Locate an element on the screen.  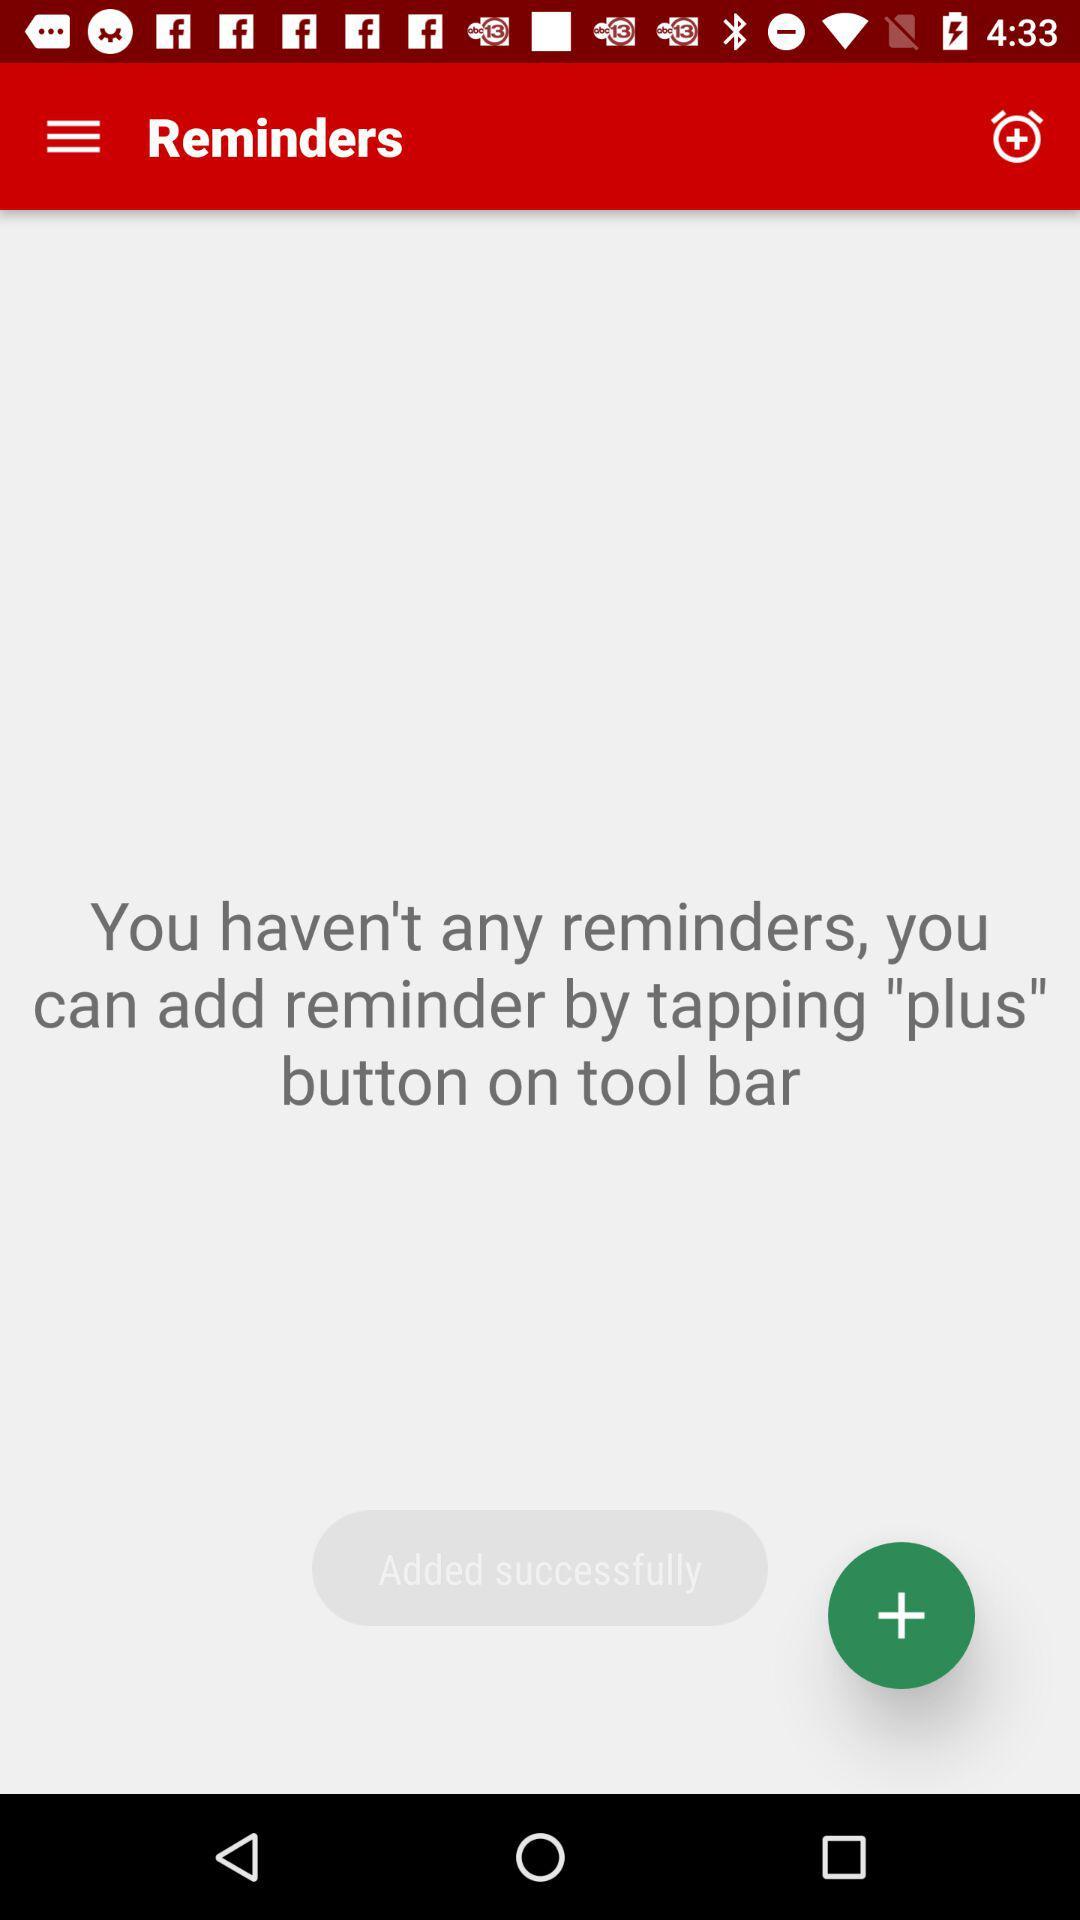
app to the left of reminders item is located at coordinates (72, 135).